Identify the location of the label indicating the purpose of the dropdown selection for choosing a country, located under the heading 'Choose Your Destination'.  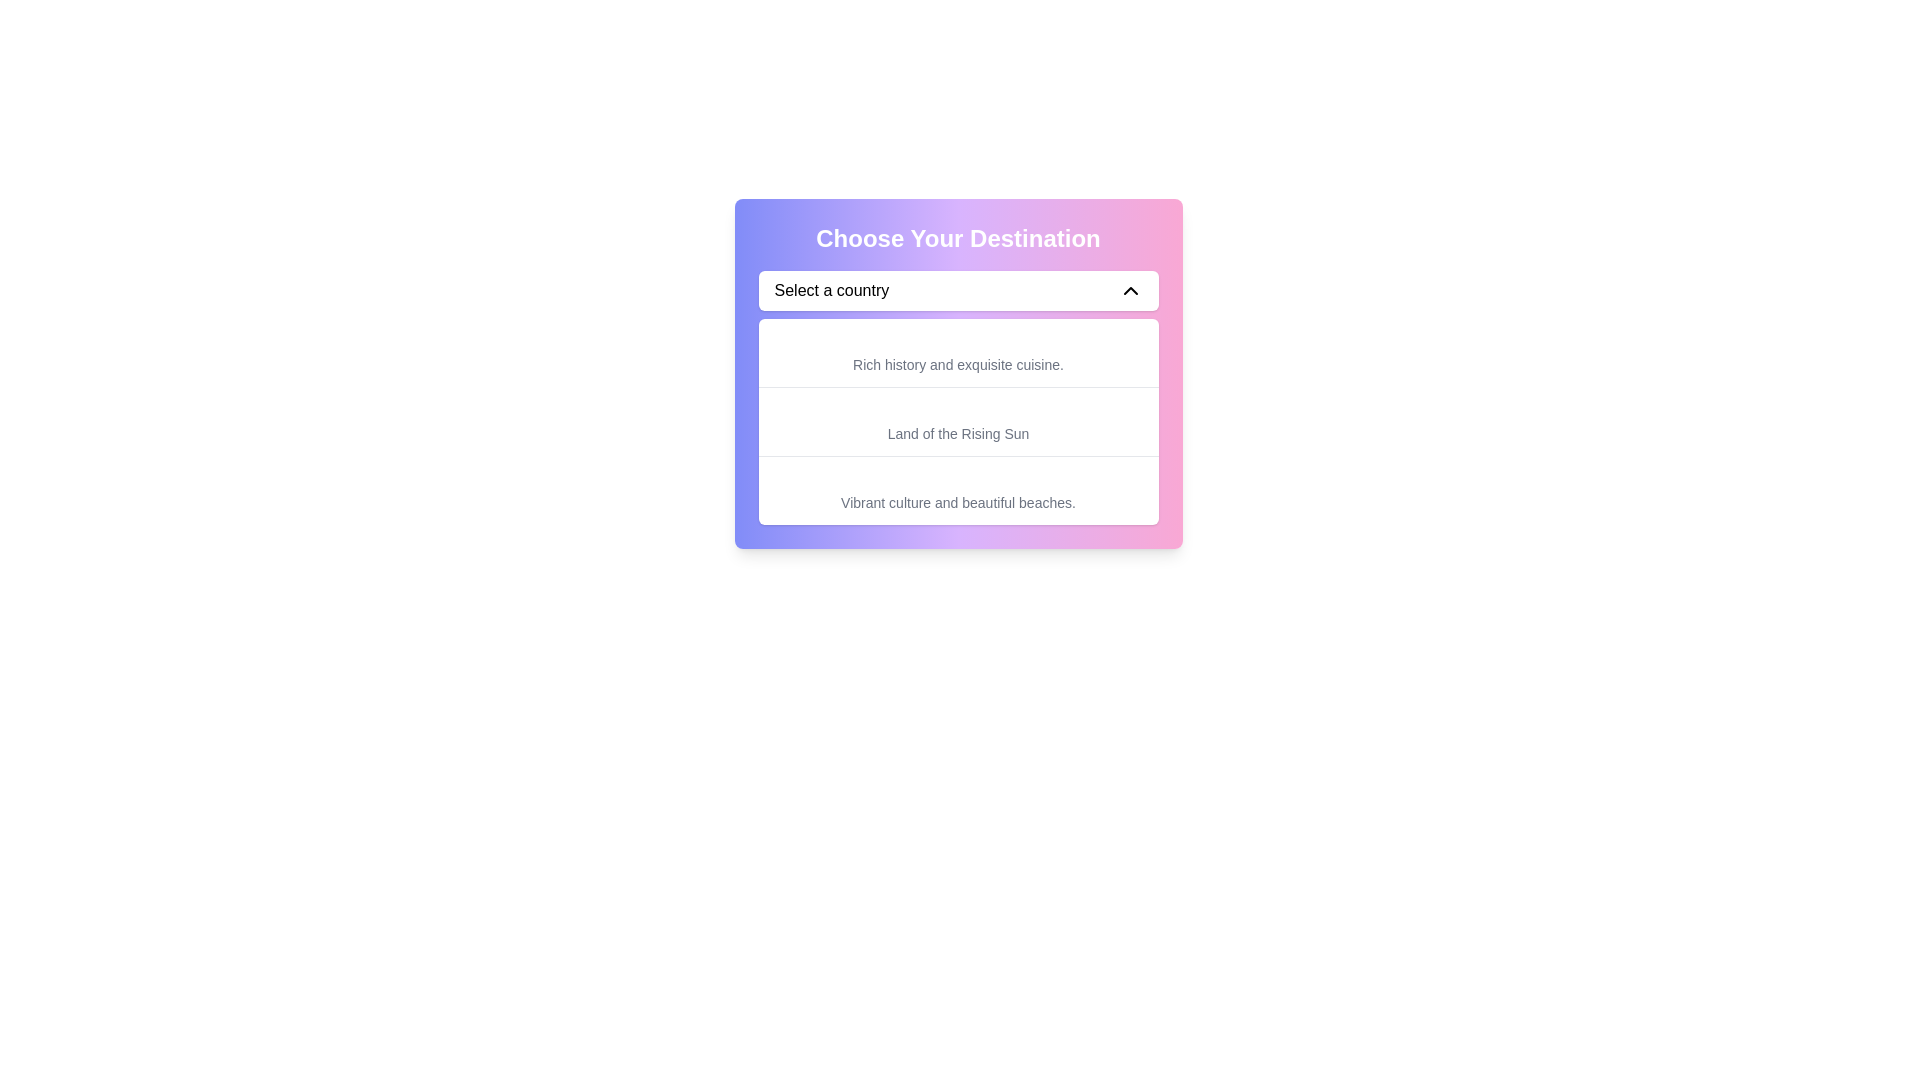
(831, 290).